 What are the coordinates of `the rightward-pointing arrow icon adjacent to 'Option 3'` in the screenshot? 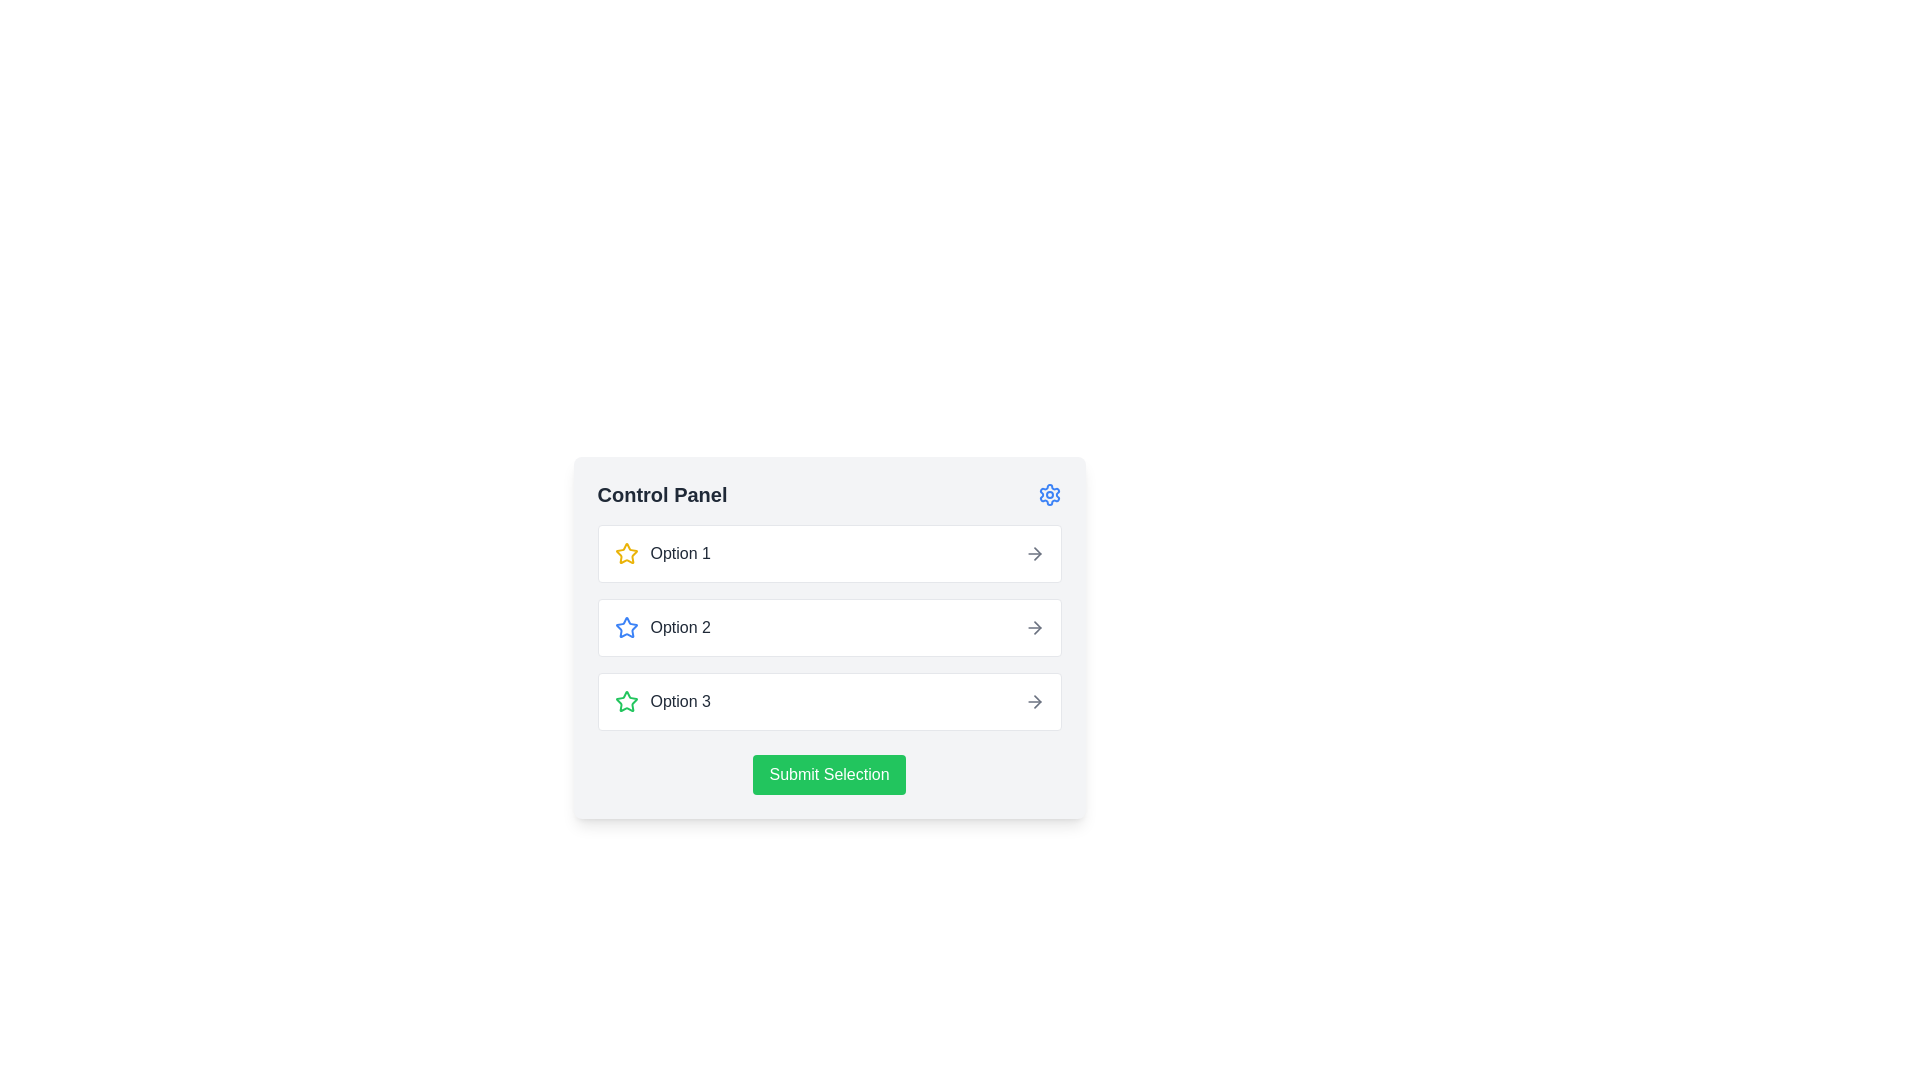 It's located at (1034, 701).